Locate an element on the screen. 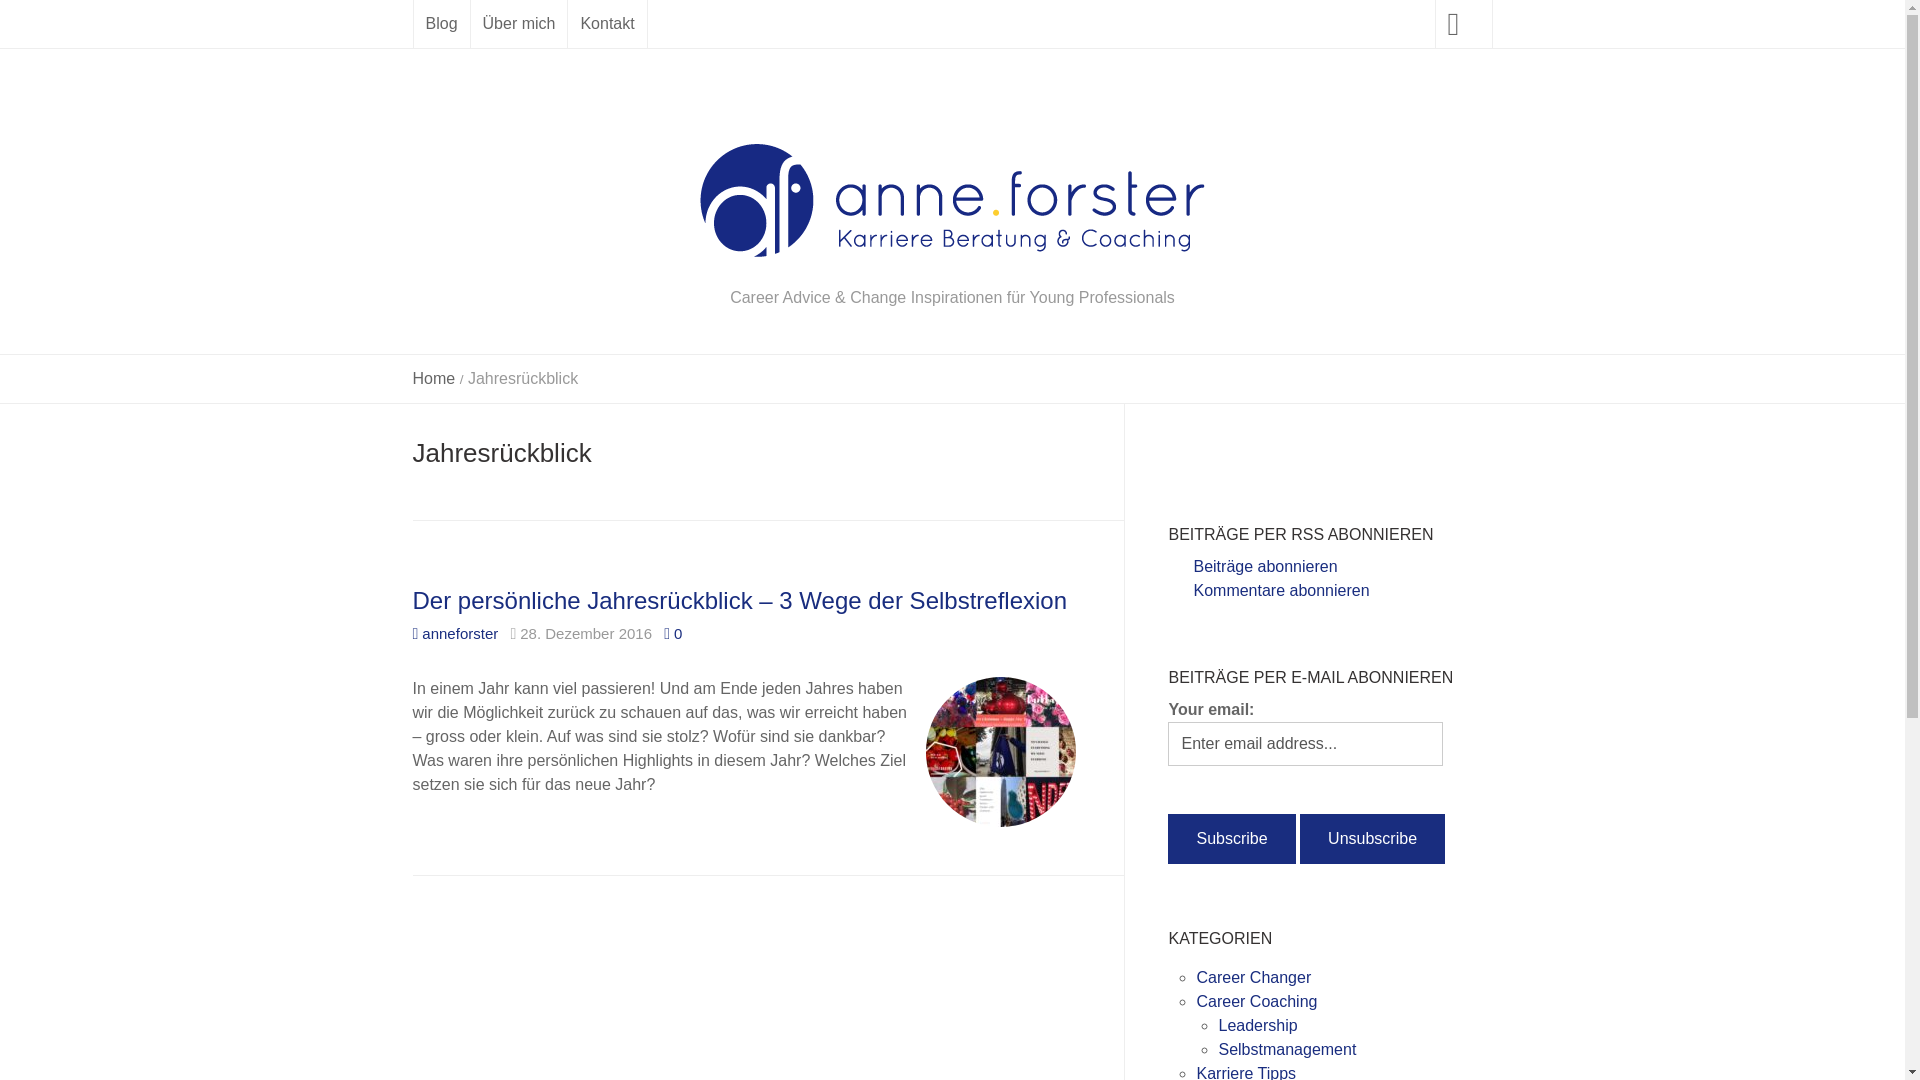 The image size is (1920, 1080). 'Blog' is located at coordinates (440, 23).